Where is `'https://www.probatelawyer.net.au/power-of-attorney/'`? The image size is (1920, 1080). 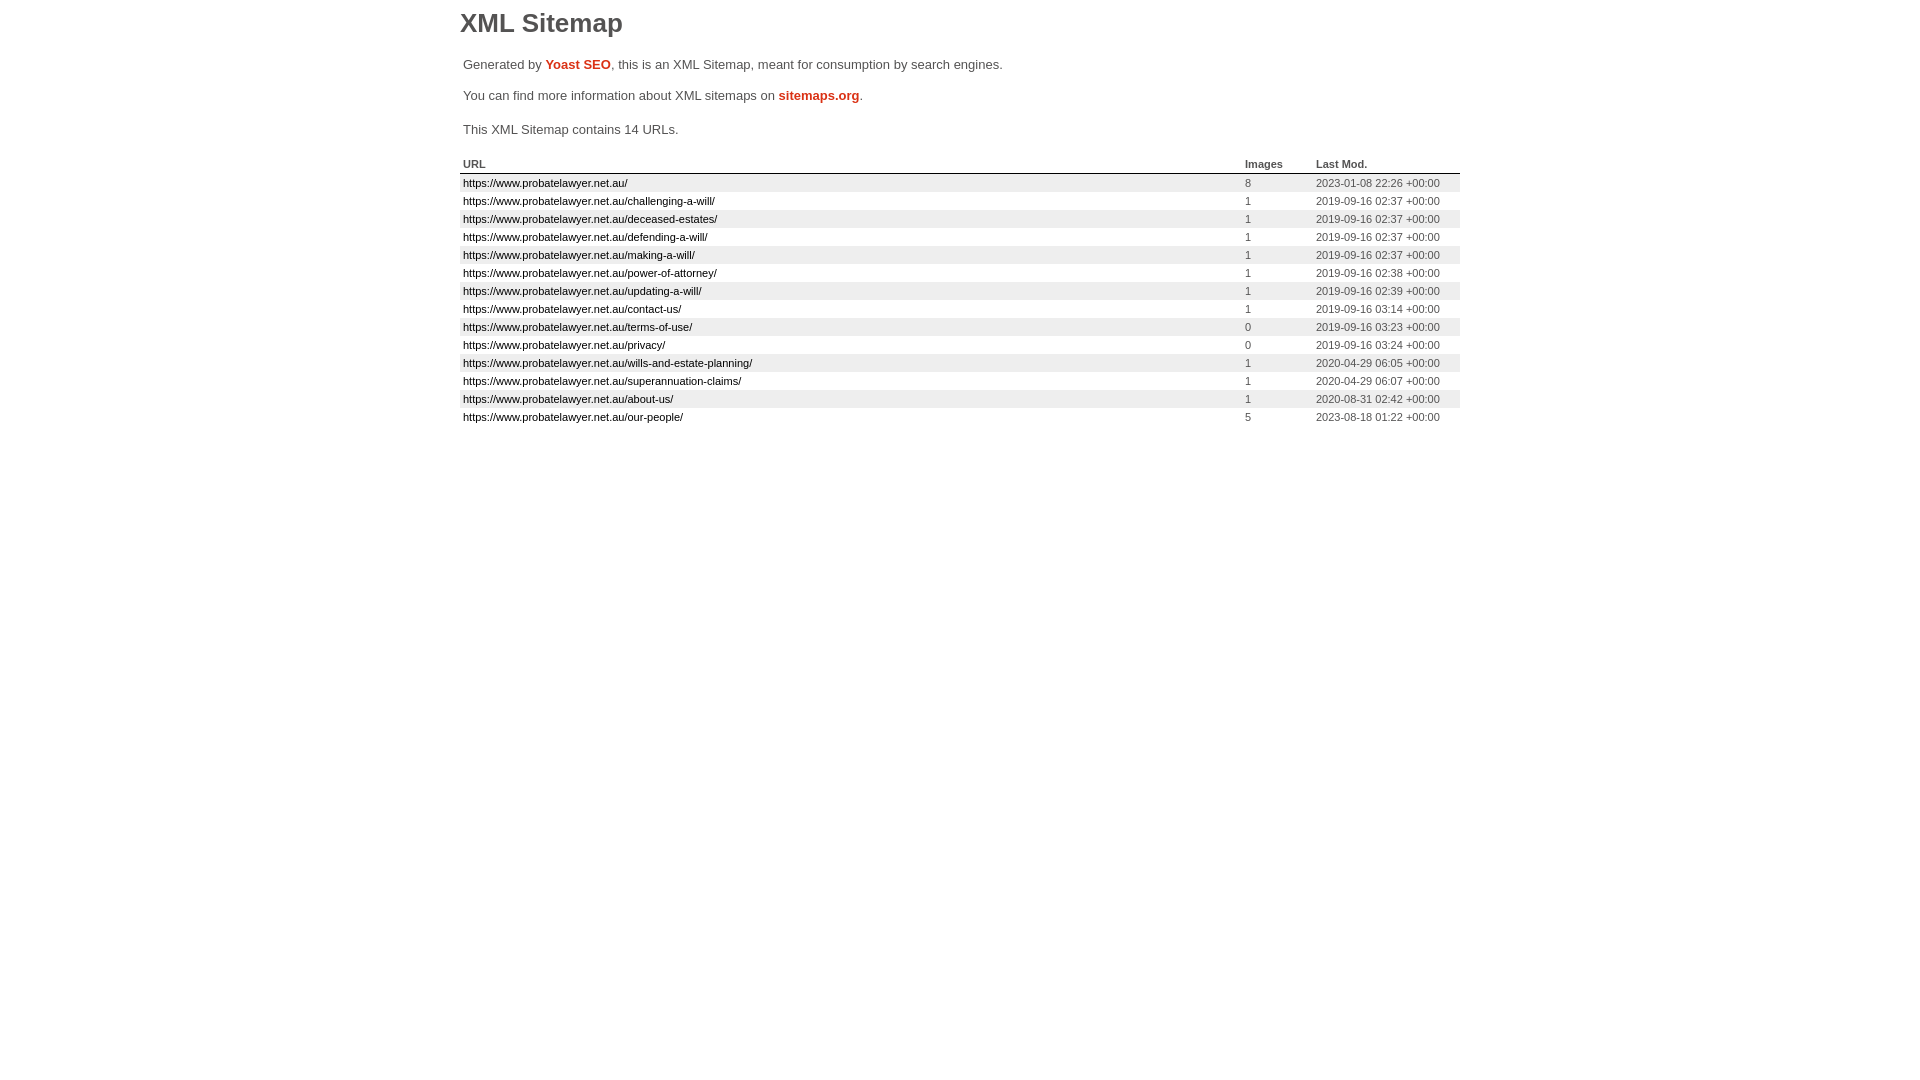 'https://www.probatelawyer.net.au/power-of-attorney/' is located at coordinates (461, 273).